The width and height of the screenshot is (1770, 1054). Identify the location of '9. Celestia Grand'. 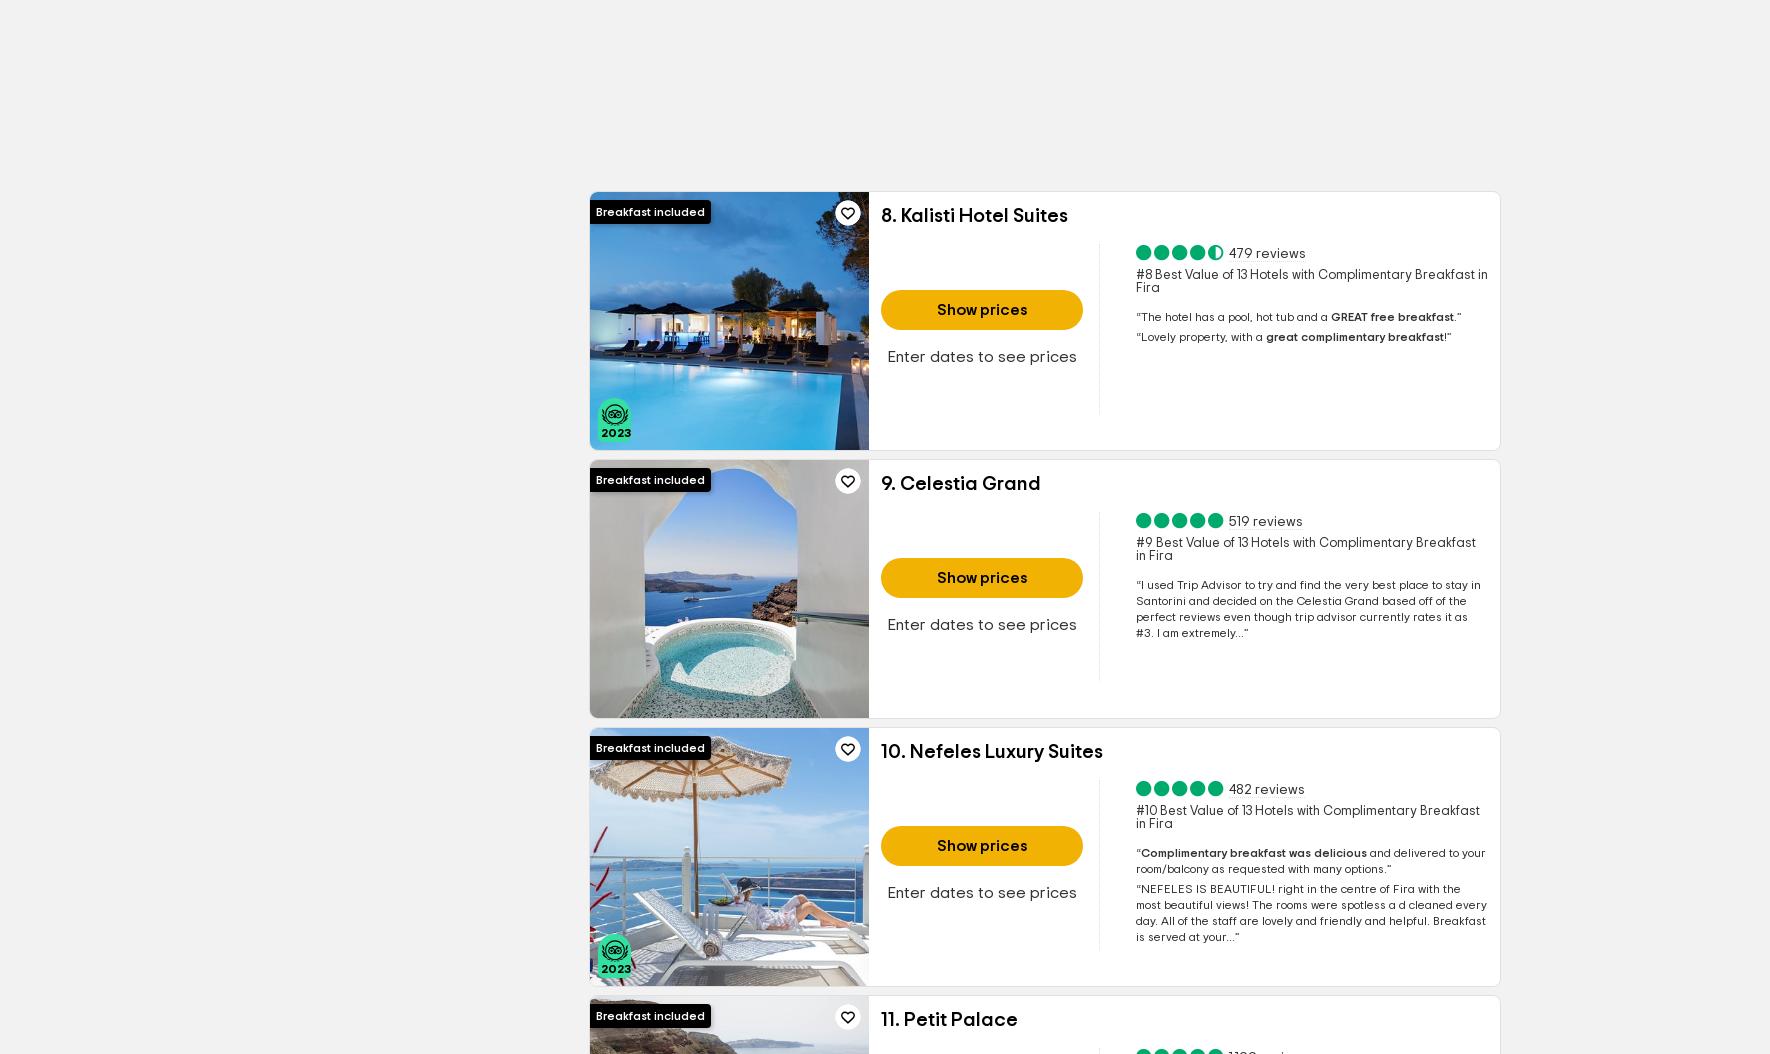
(880, 482).